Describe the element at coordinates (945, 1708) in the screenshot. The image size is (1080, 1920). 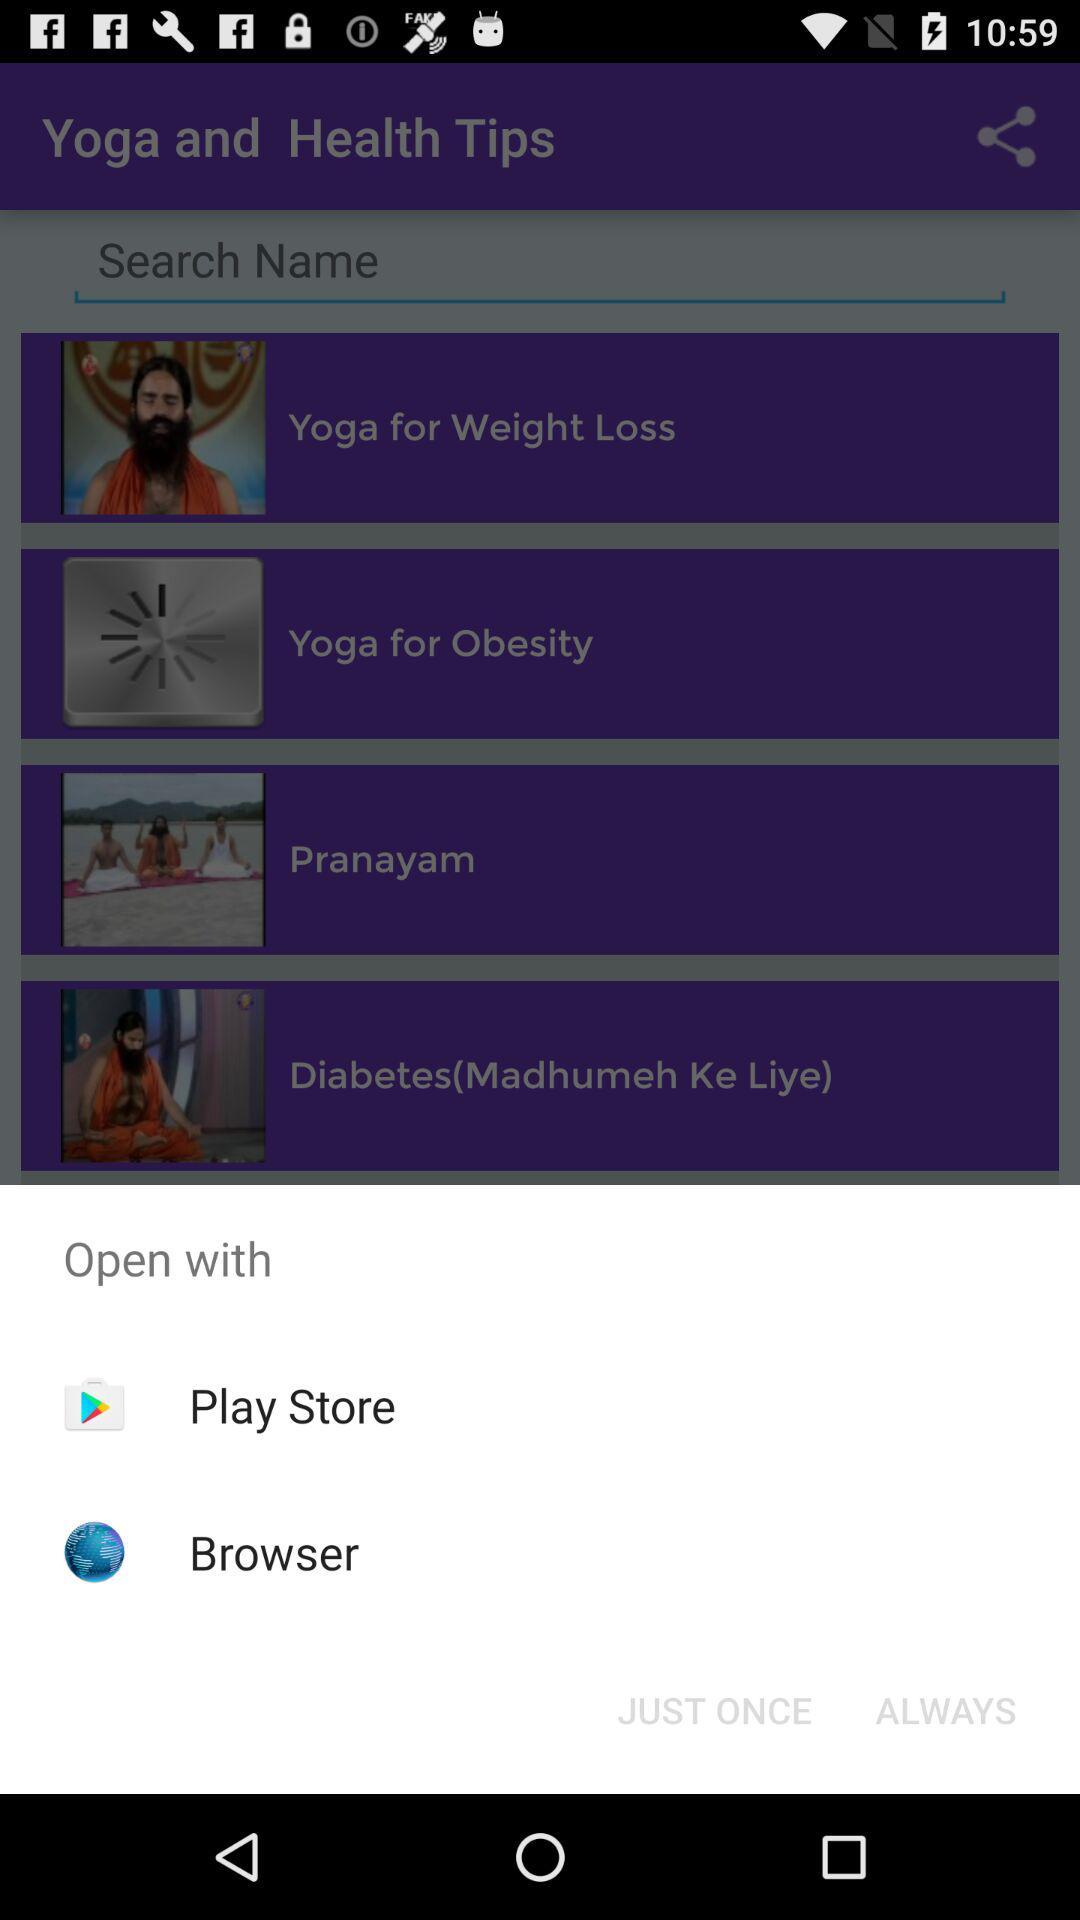
I see `always at the bottom right corner` at that location.